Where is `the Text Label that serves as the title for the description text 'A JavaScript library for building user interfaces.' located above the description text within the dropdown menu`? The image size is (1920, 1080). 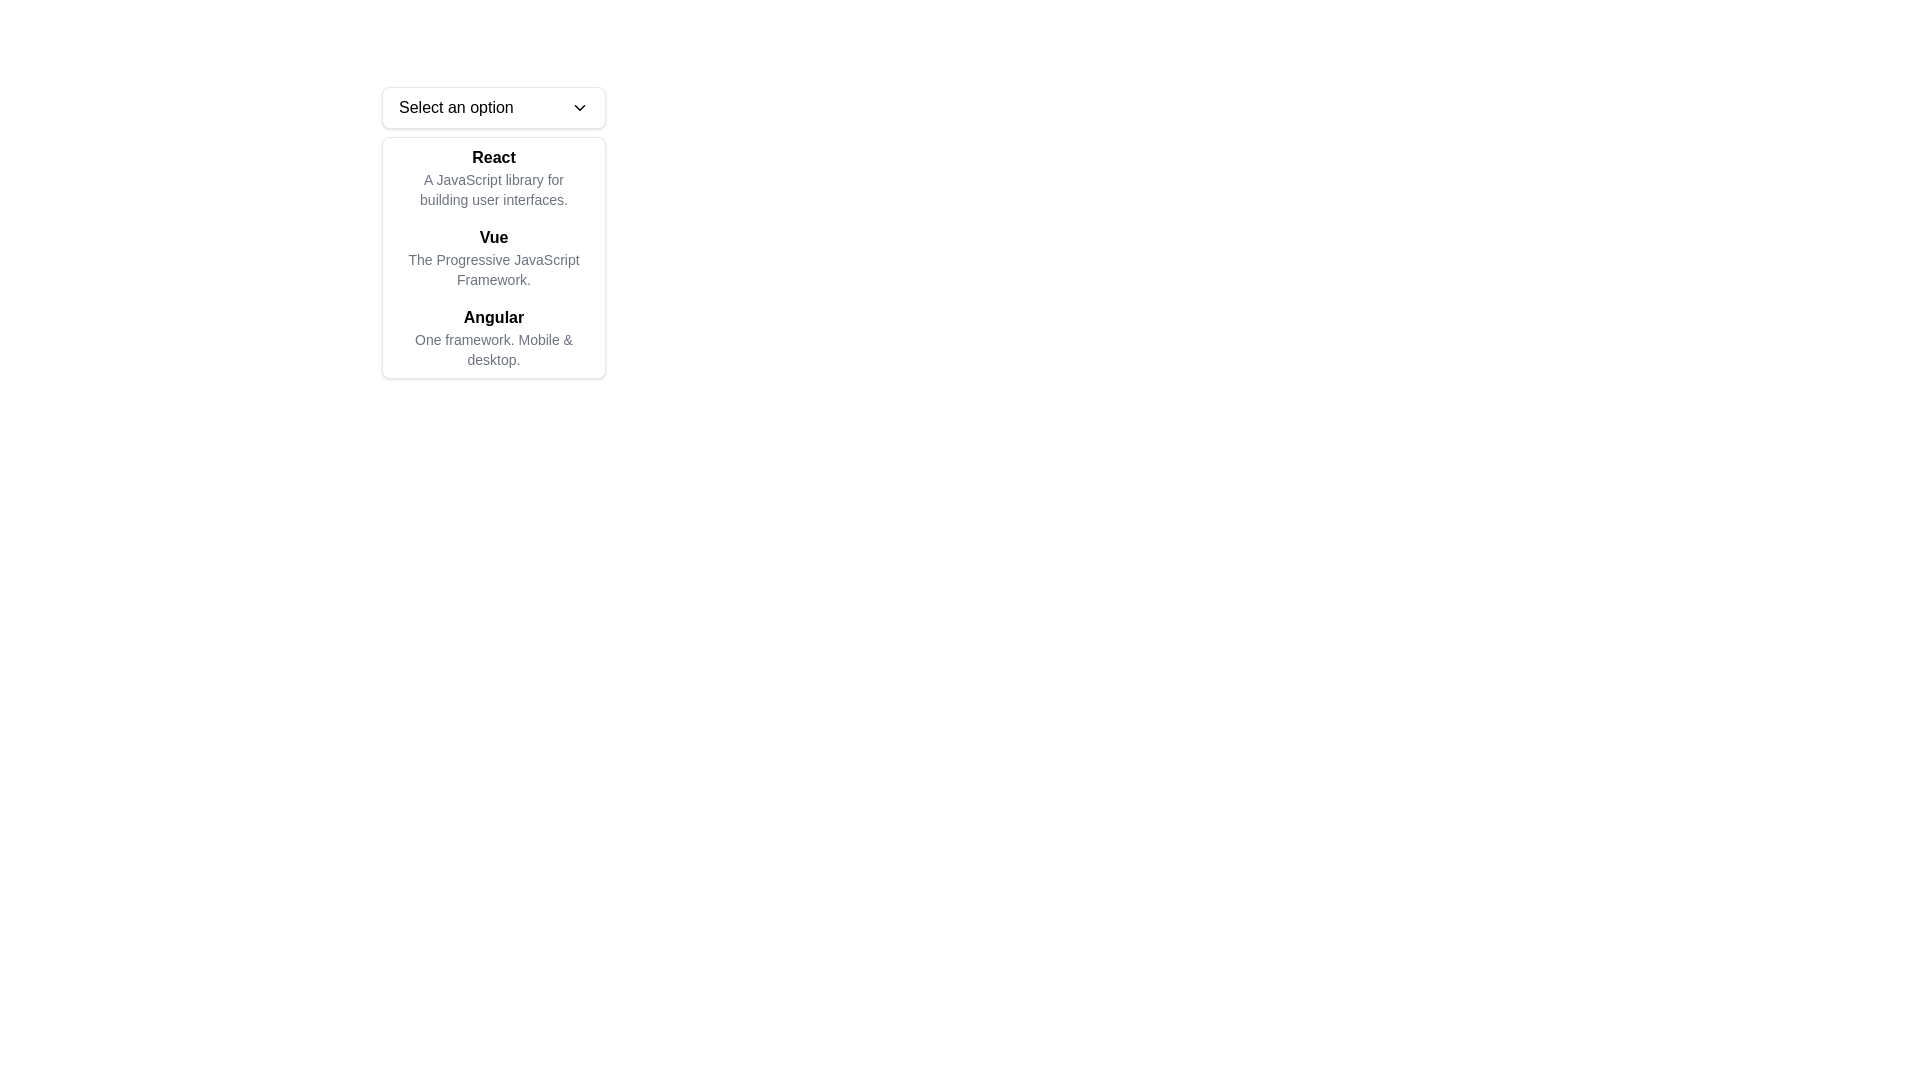 the Text Label that serves as the title for the description text 'A JavaScript library for building user interfaces.' located above the description text within the dropdown menu is located at coordinates (494, 157).